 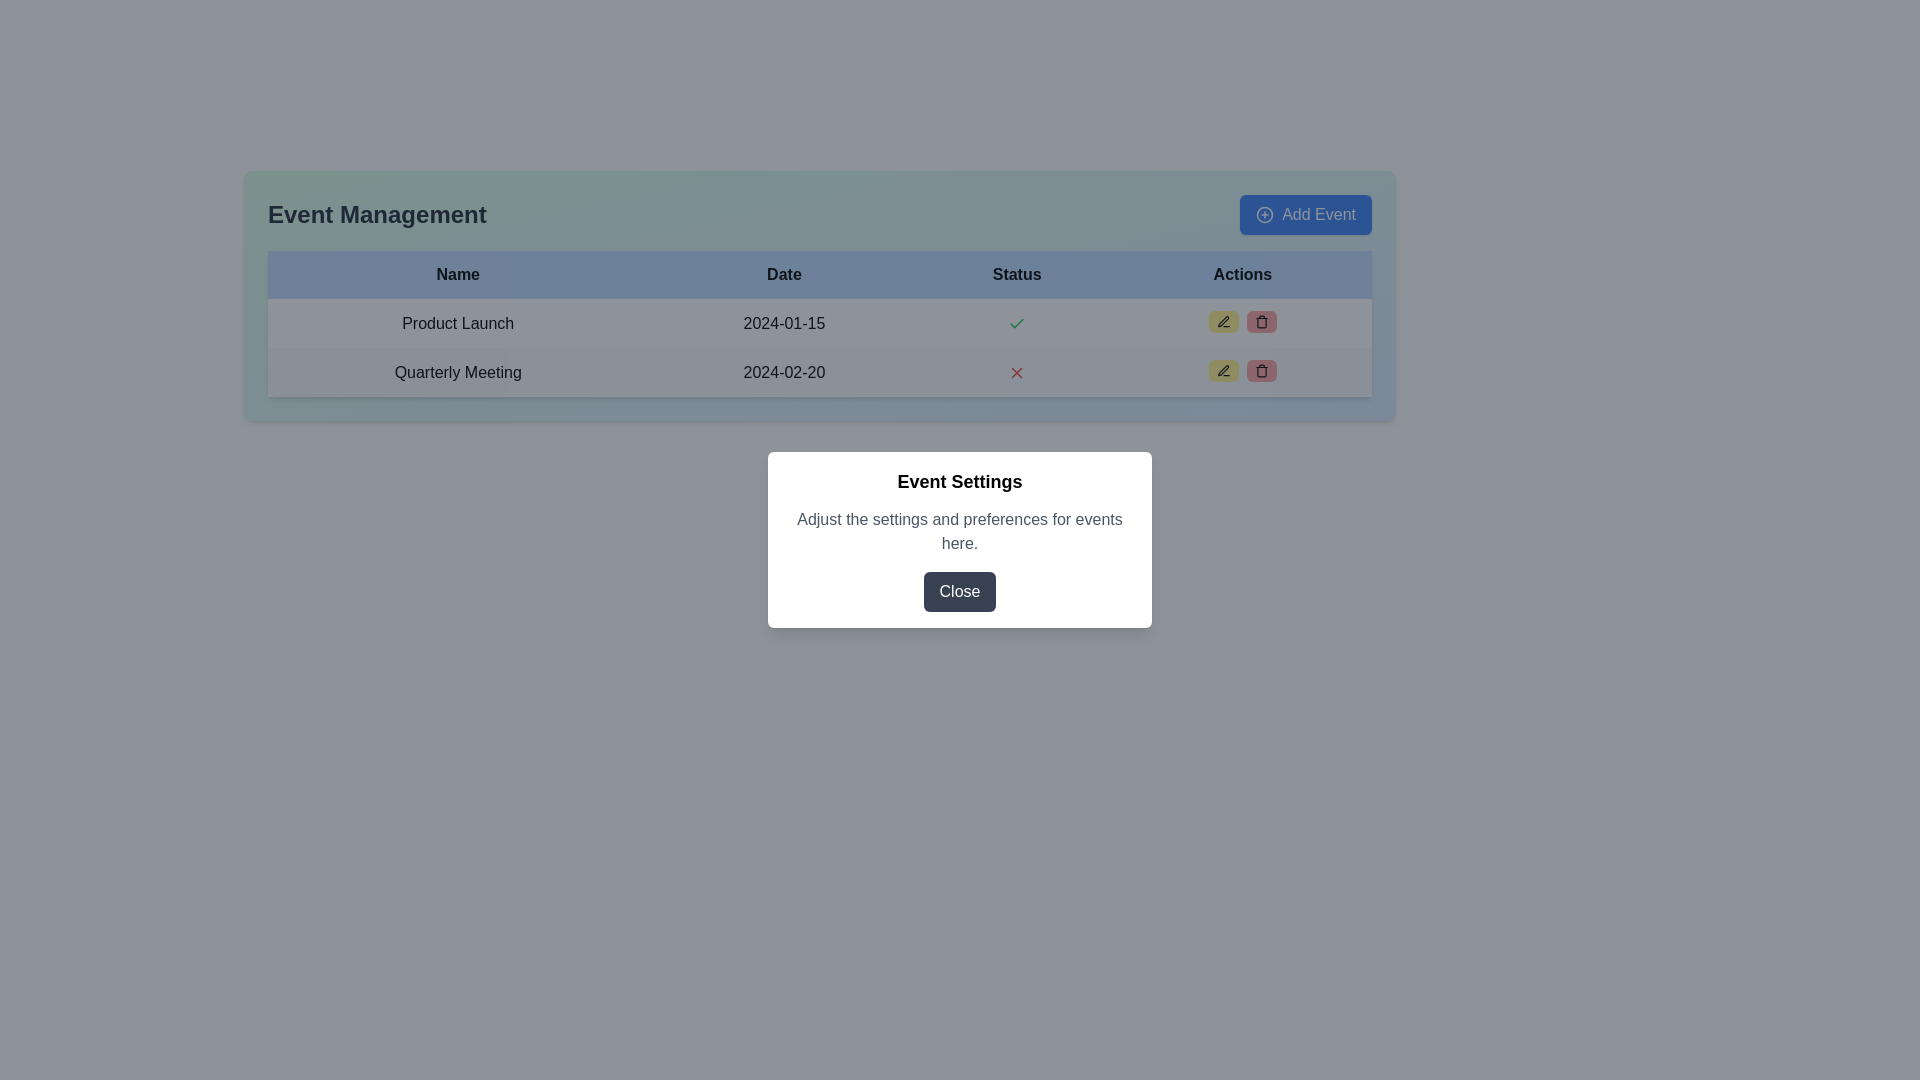 I want to click on the trash can icon located in the 'Actions' column of the second row under the 'Quarterly Meeting' entry, so click(x=1261, y=370).